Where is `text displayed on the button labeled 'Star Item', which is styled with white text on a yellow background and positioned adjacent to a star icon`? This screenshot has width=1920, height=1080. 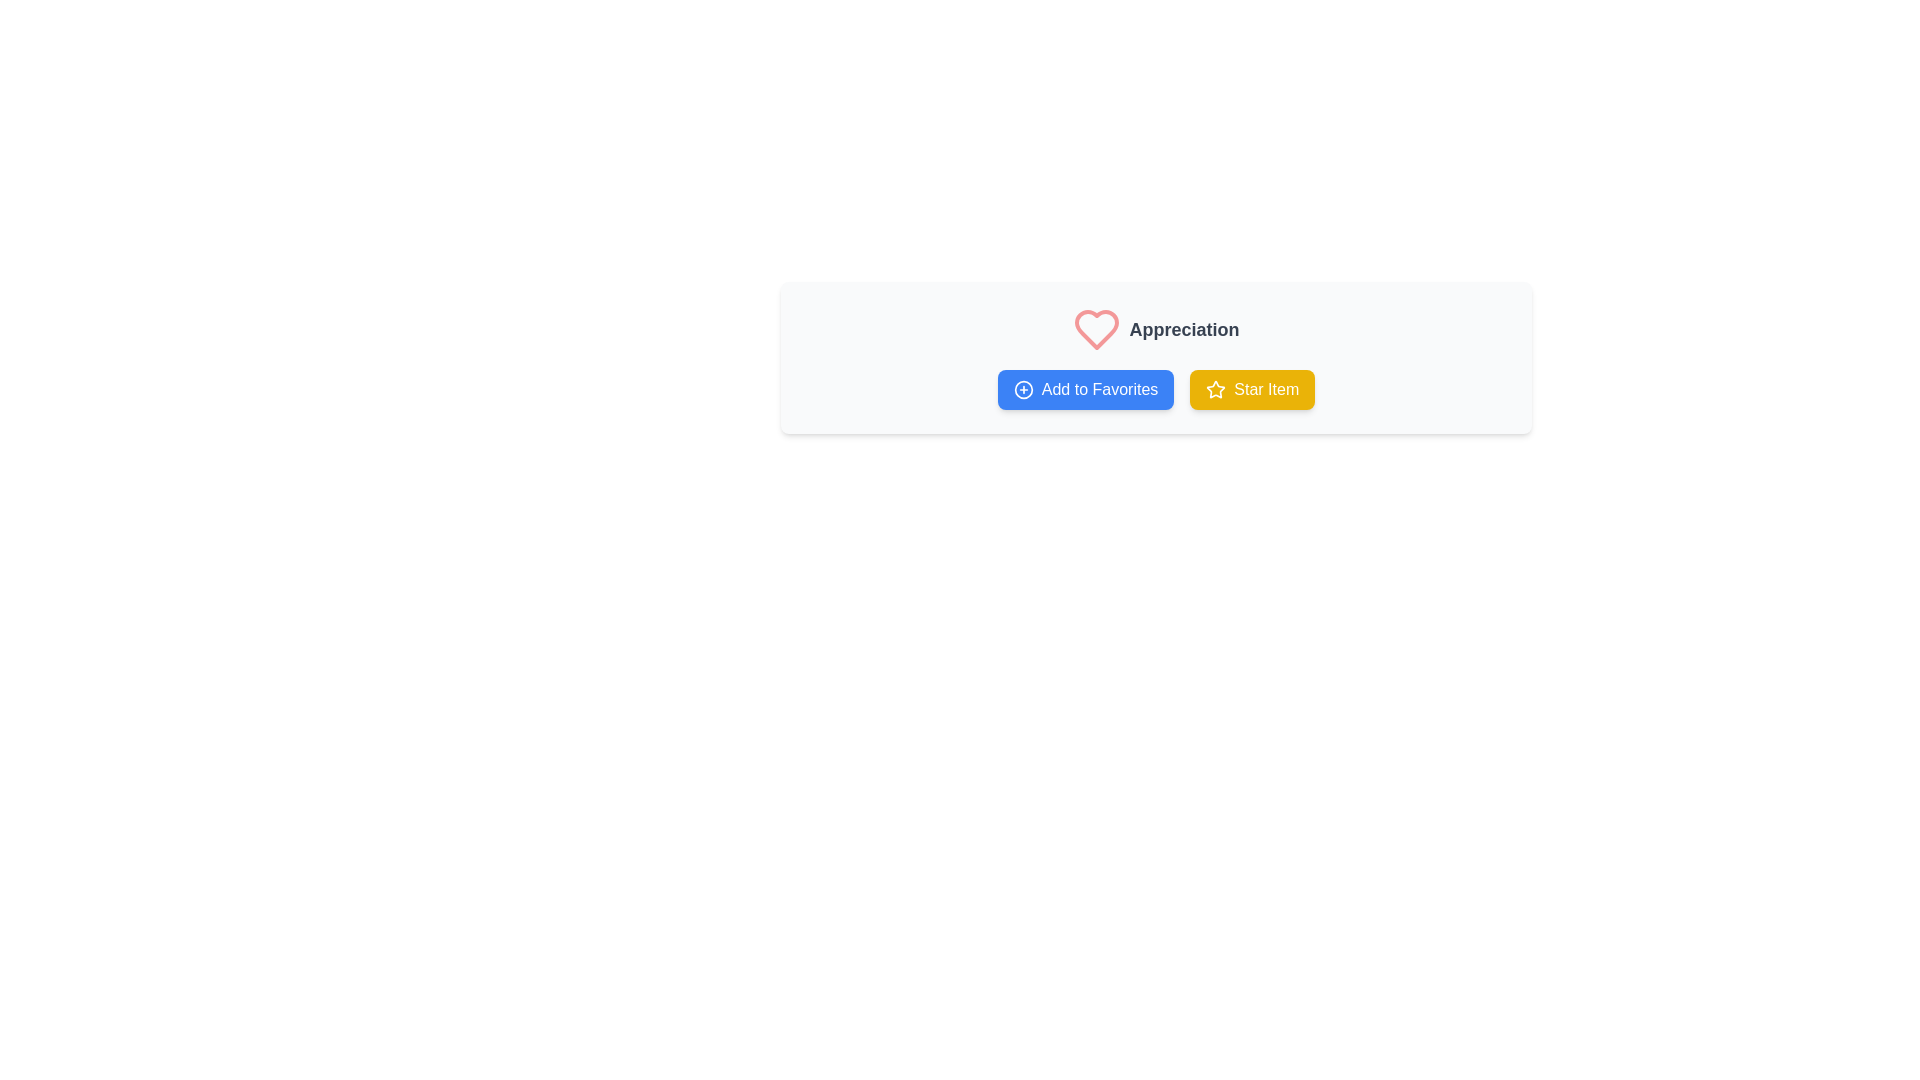
text displayed on the button labeled 'Star Item', which is styled with white text on a yellow background and positioned adjacent to a star icon is located at coordinates (1265, 389).